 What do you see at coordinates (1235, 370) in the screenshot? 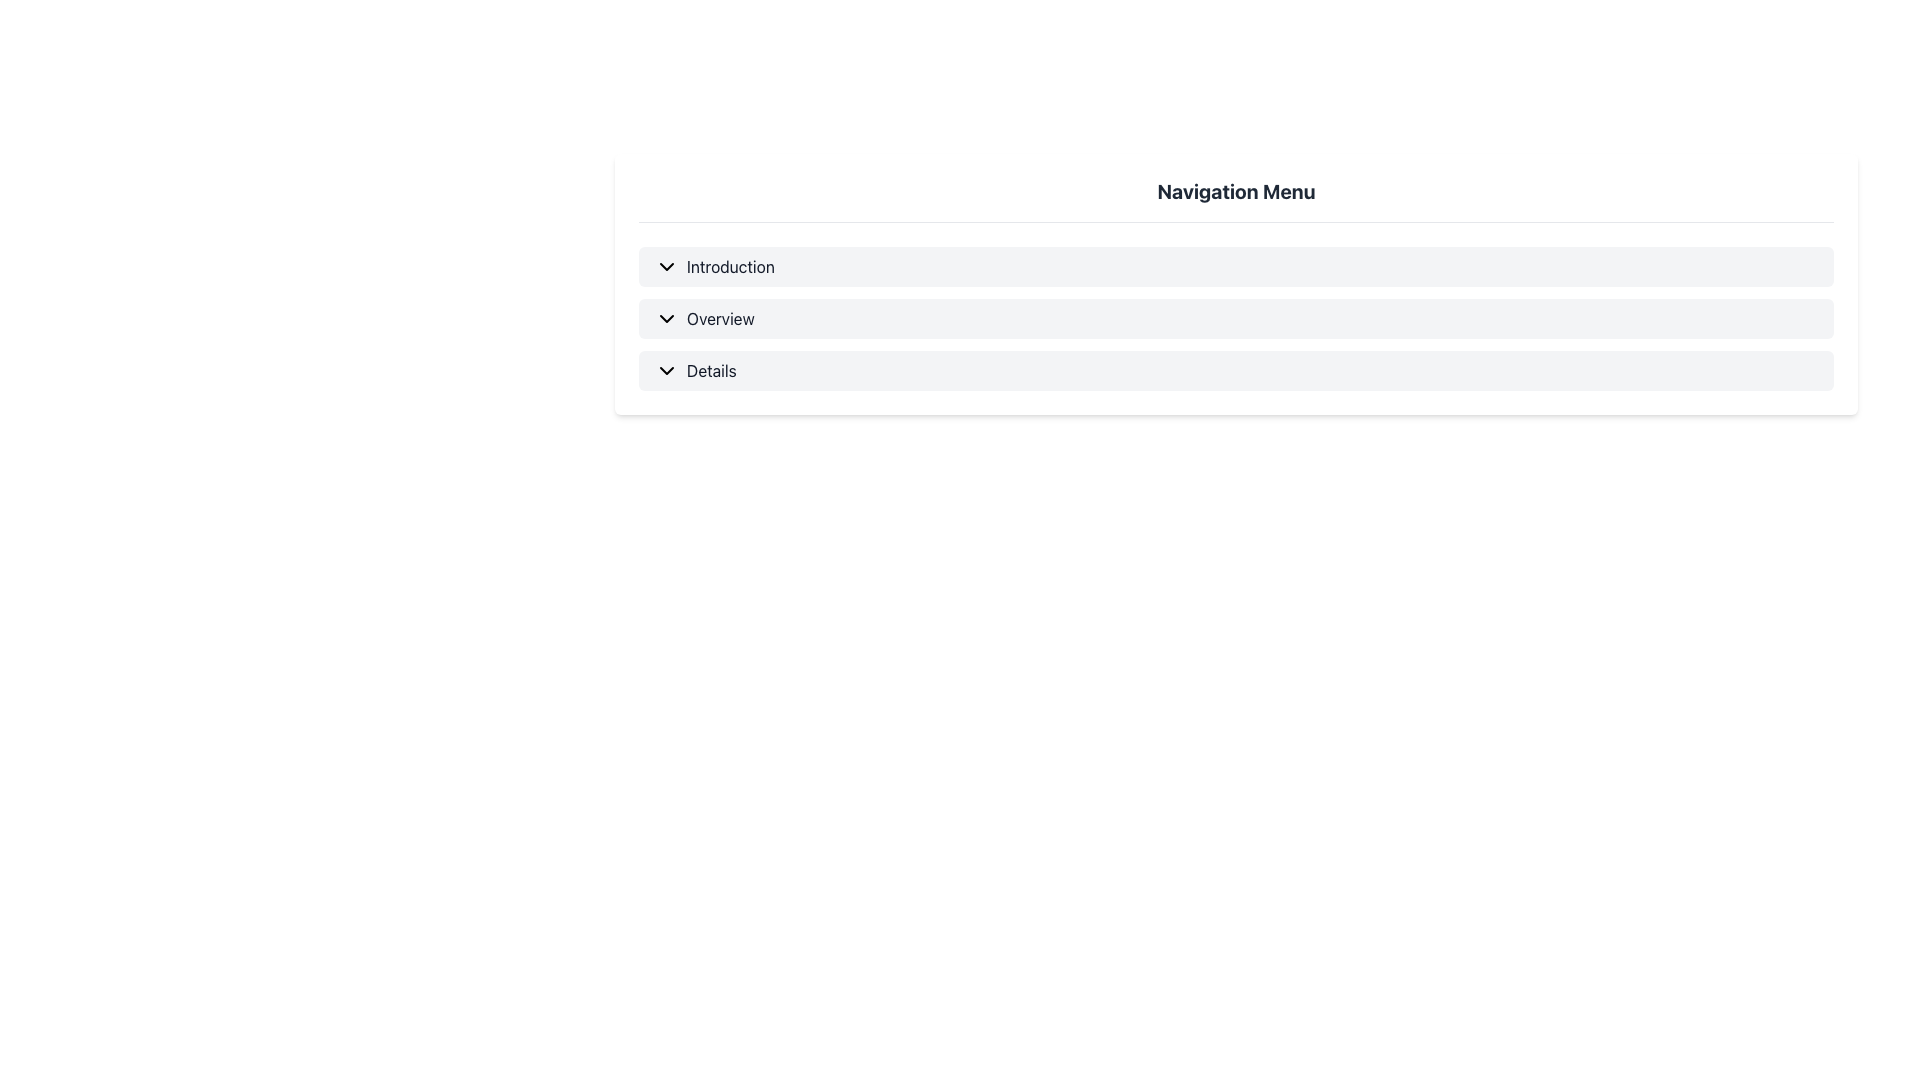
I see `the third menu item in the vertically arranged list` at bounding box center [1235, 370].